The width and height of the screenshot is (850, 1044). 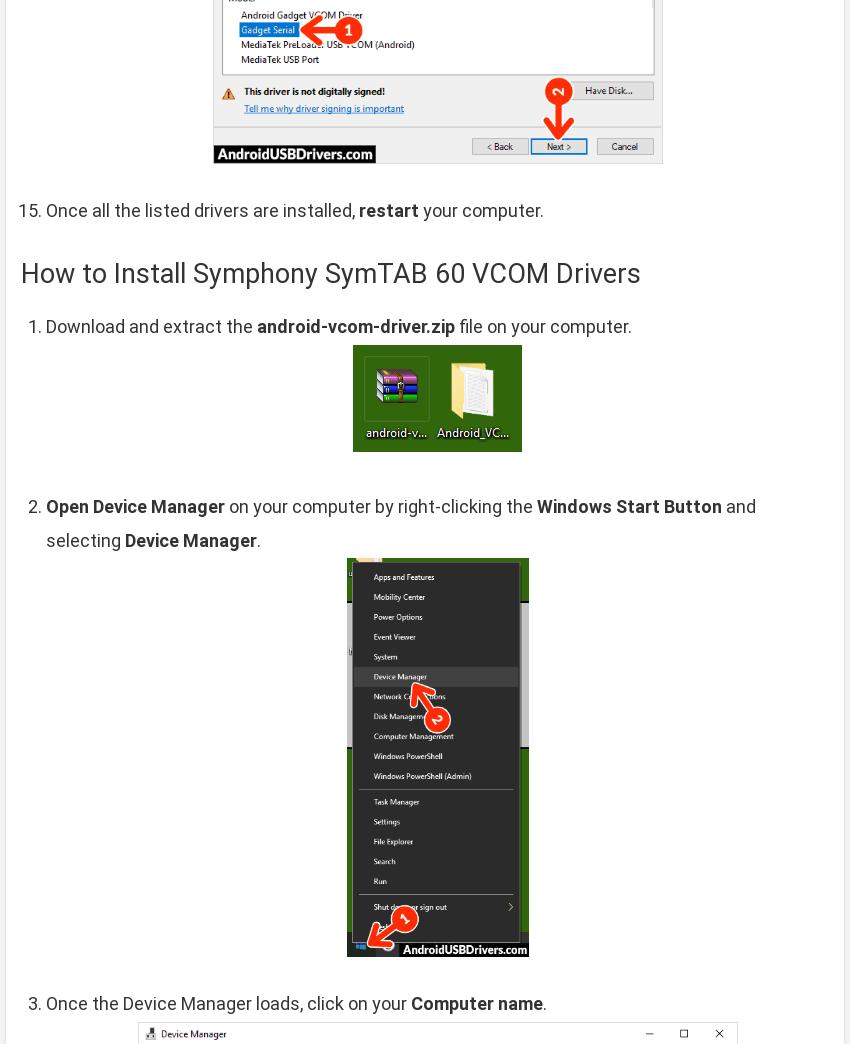 I want to click on 'android-vcom-driver.zip', so click(x=354, y=325).